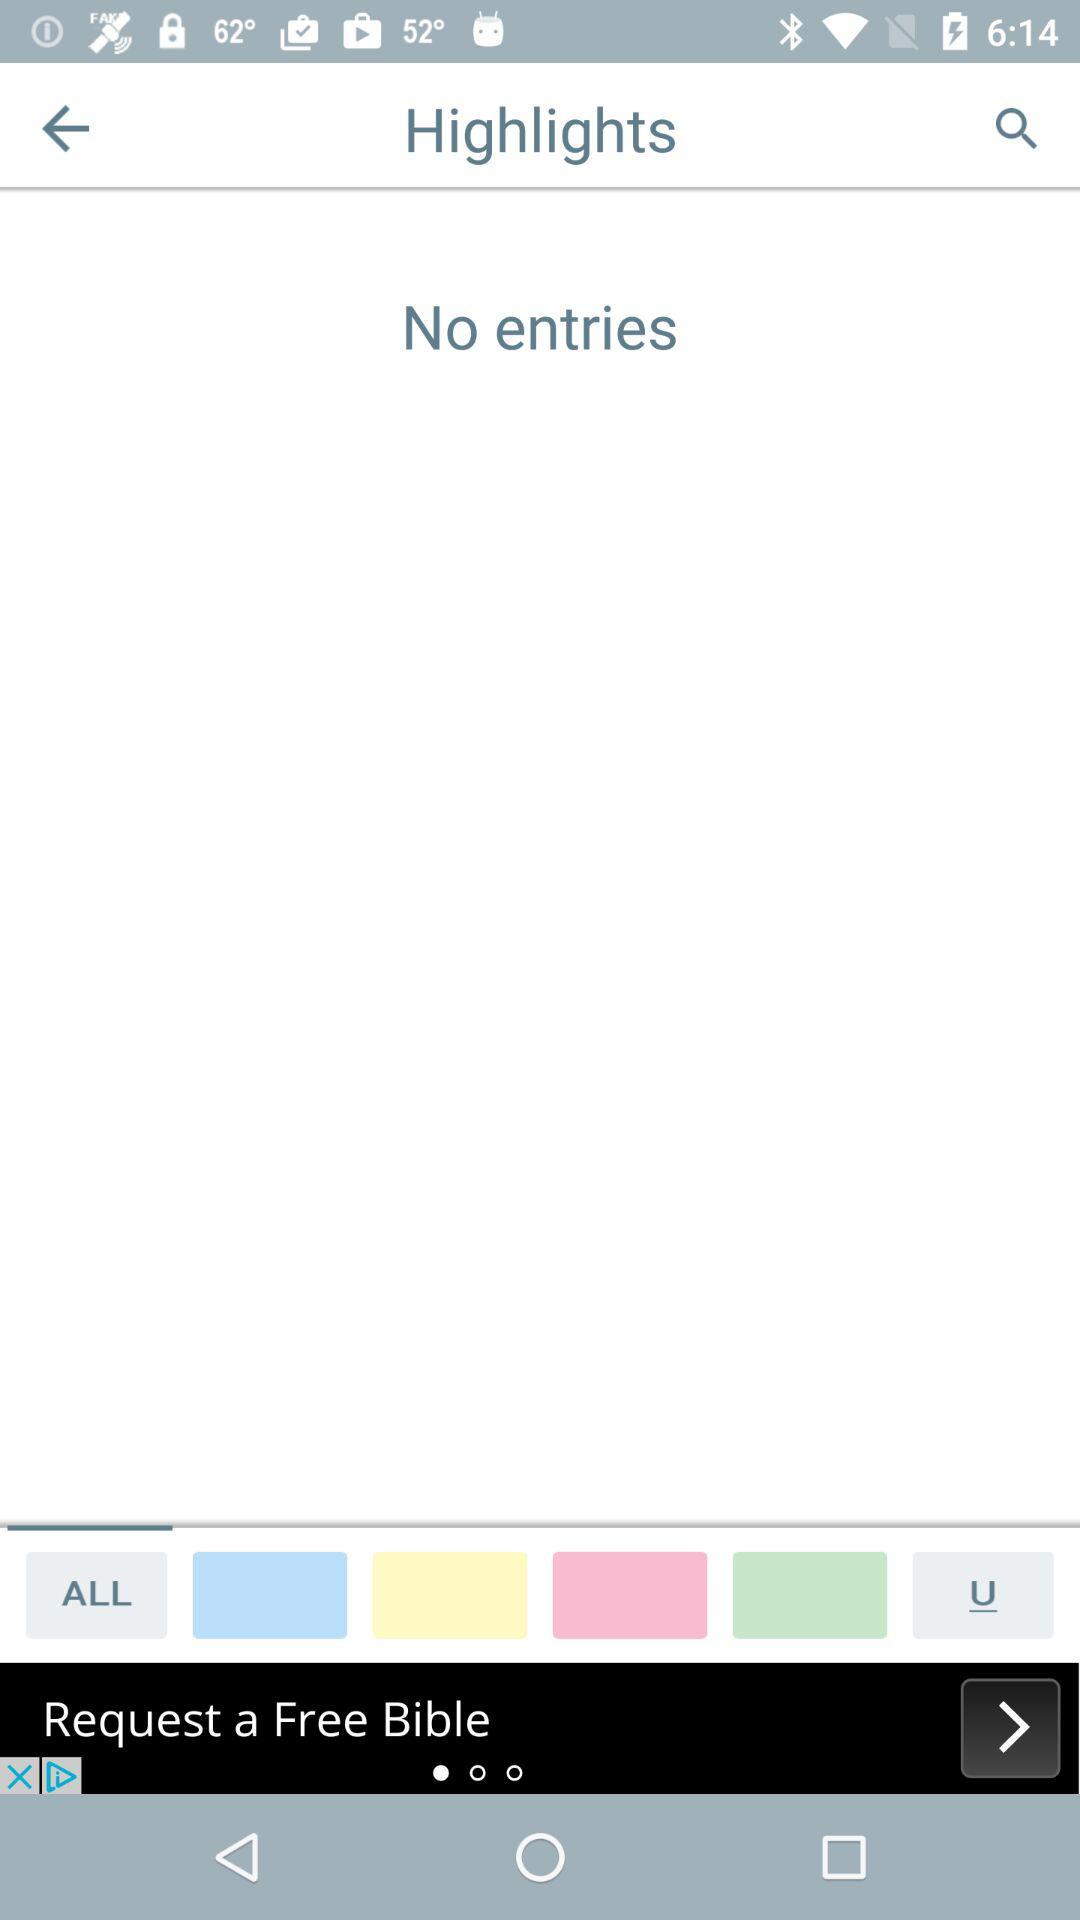 The height and width of the screenshot is (1920, 1080). I want to click on highlight color, so click(810, 1593).